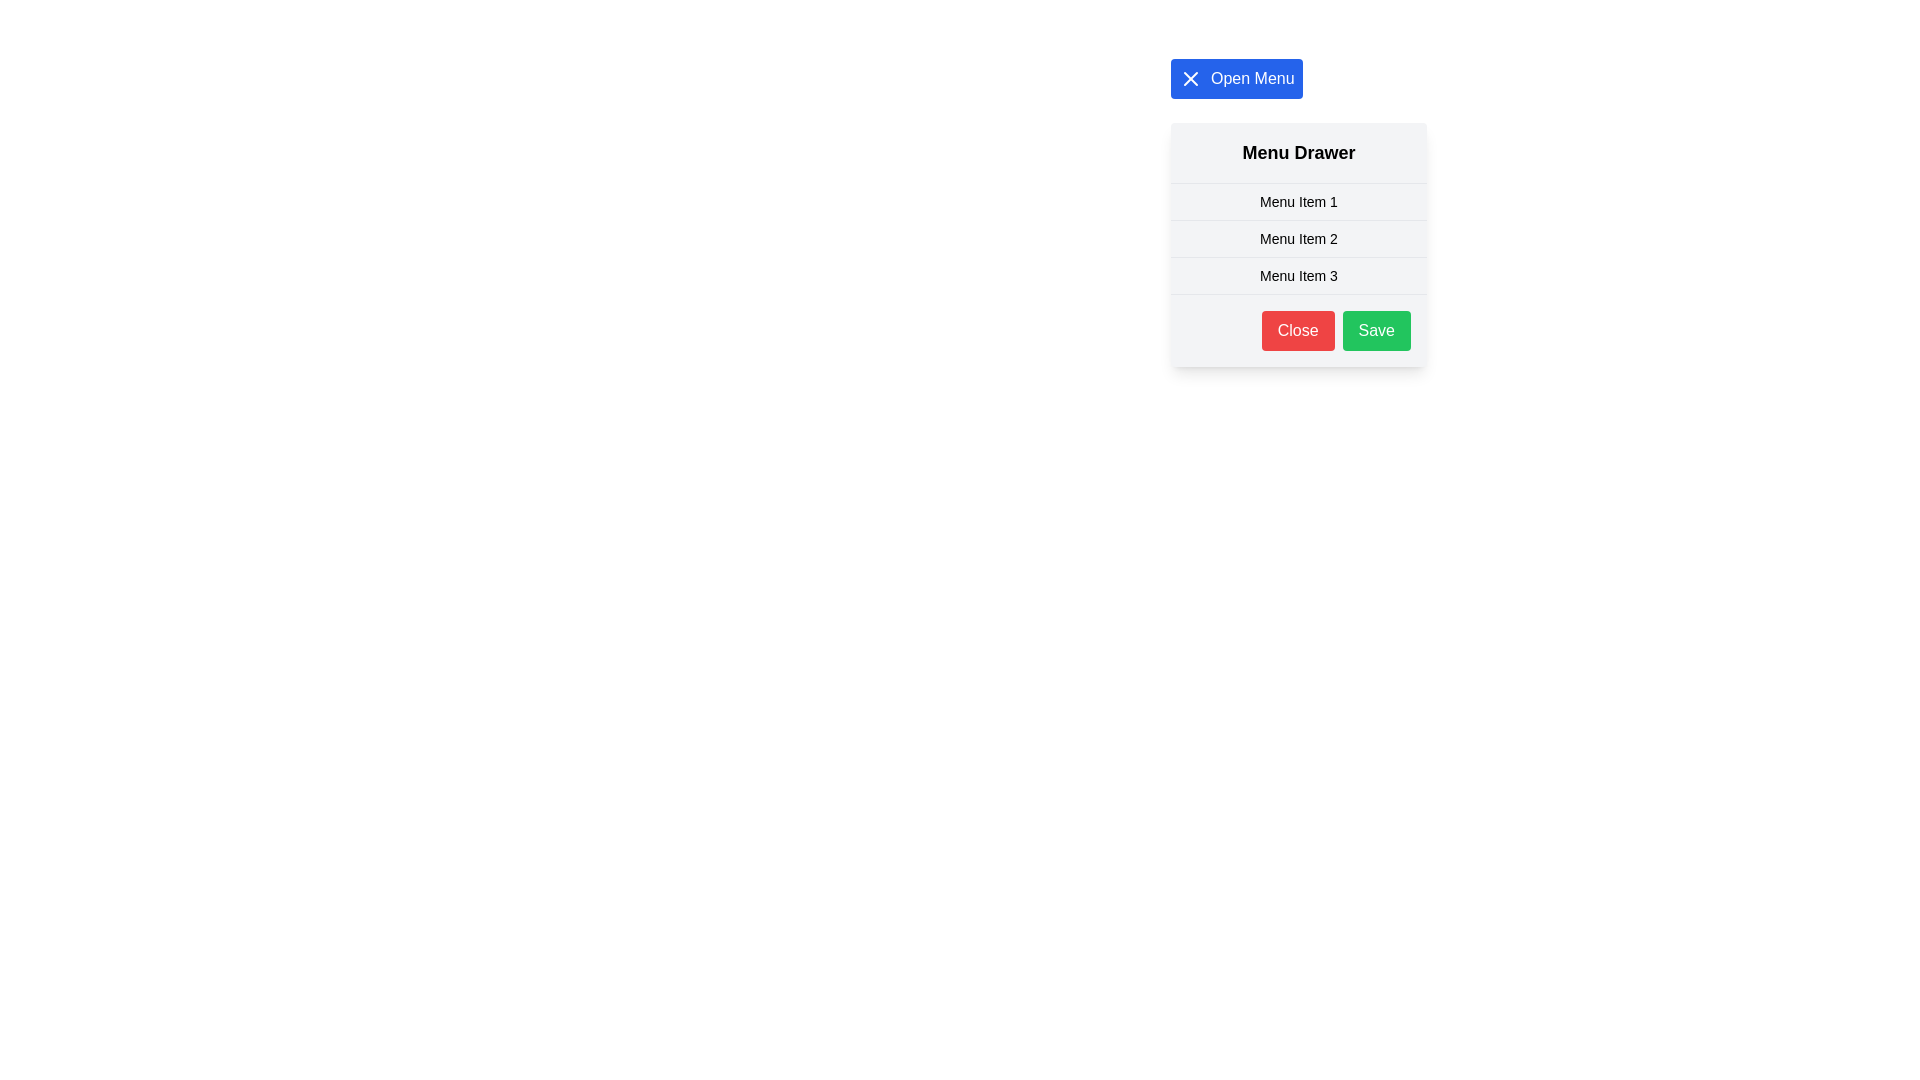  What do you see at coordinates (1299, 276) in the screenshot?
I see `the text-based menu item labeled 'Menu Item 3'` at bounding box center [1299, 276].